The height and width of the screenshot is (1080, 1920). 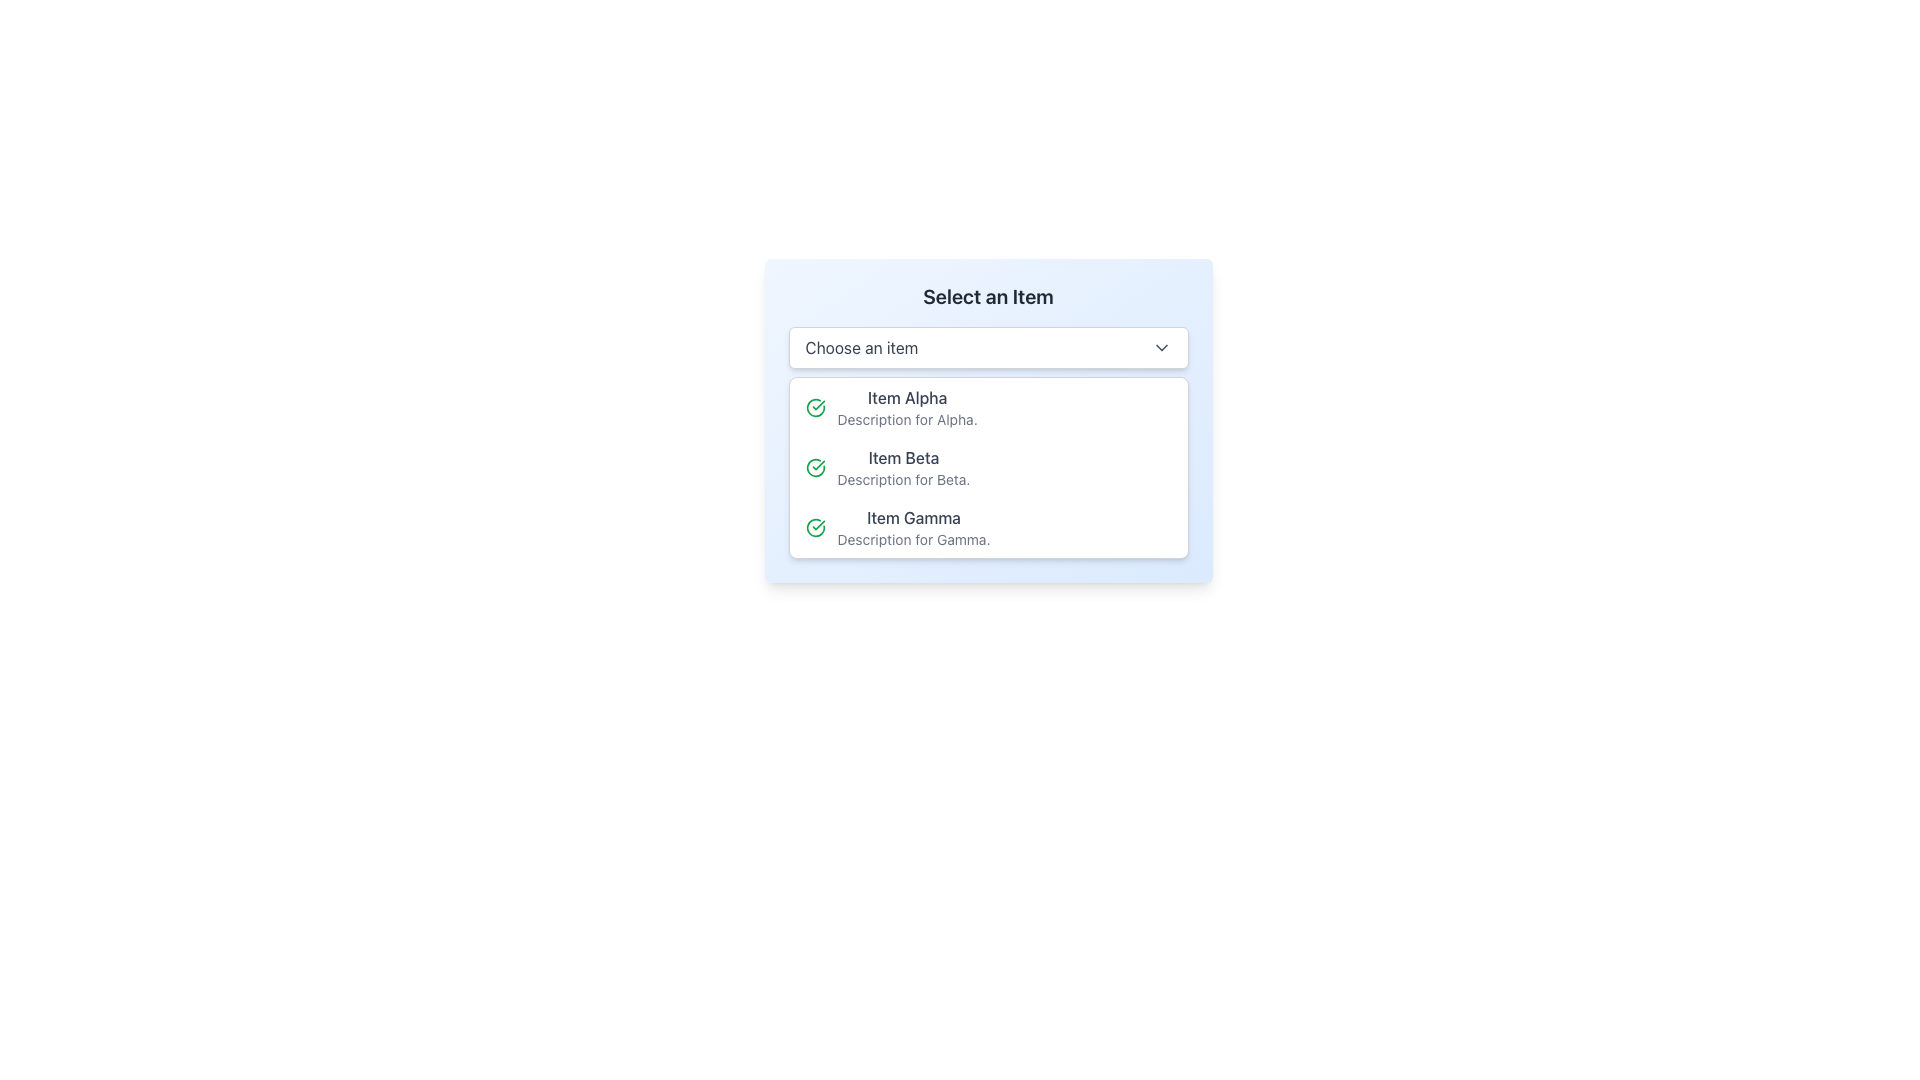 I want to click on the third selectable option in the dropdown menu for 'Item Gamma', so click(x=988, y=527).